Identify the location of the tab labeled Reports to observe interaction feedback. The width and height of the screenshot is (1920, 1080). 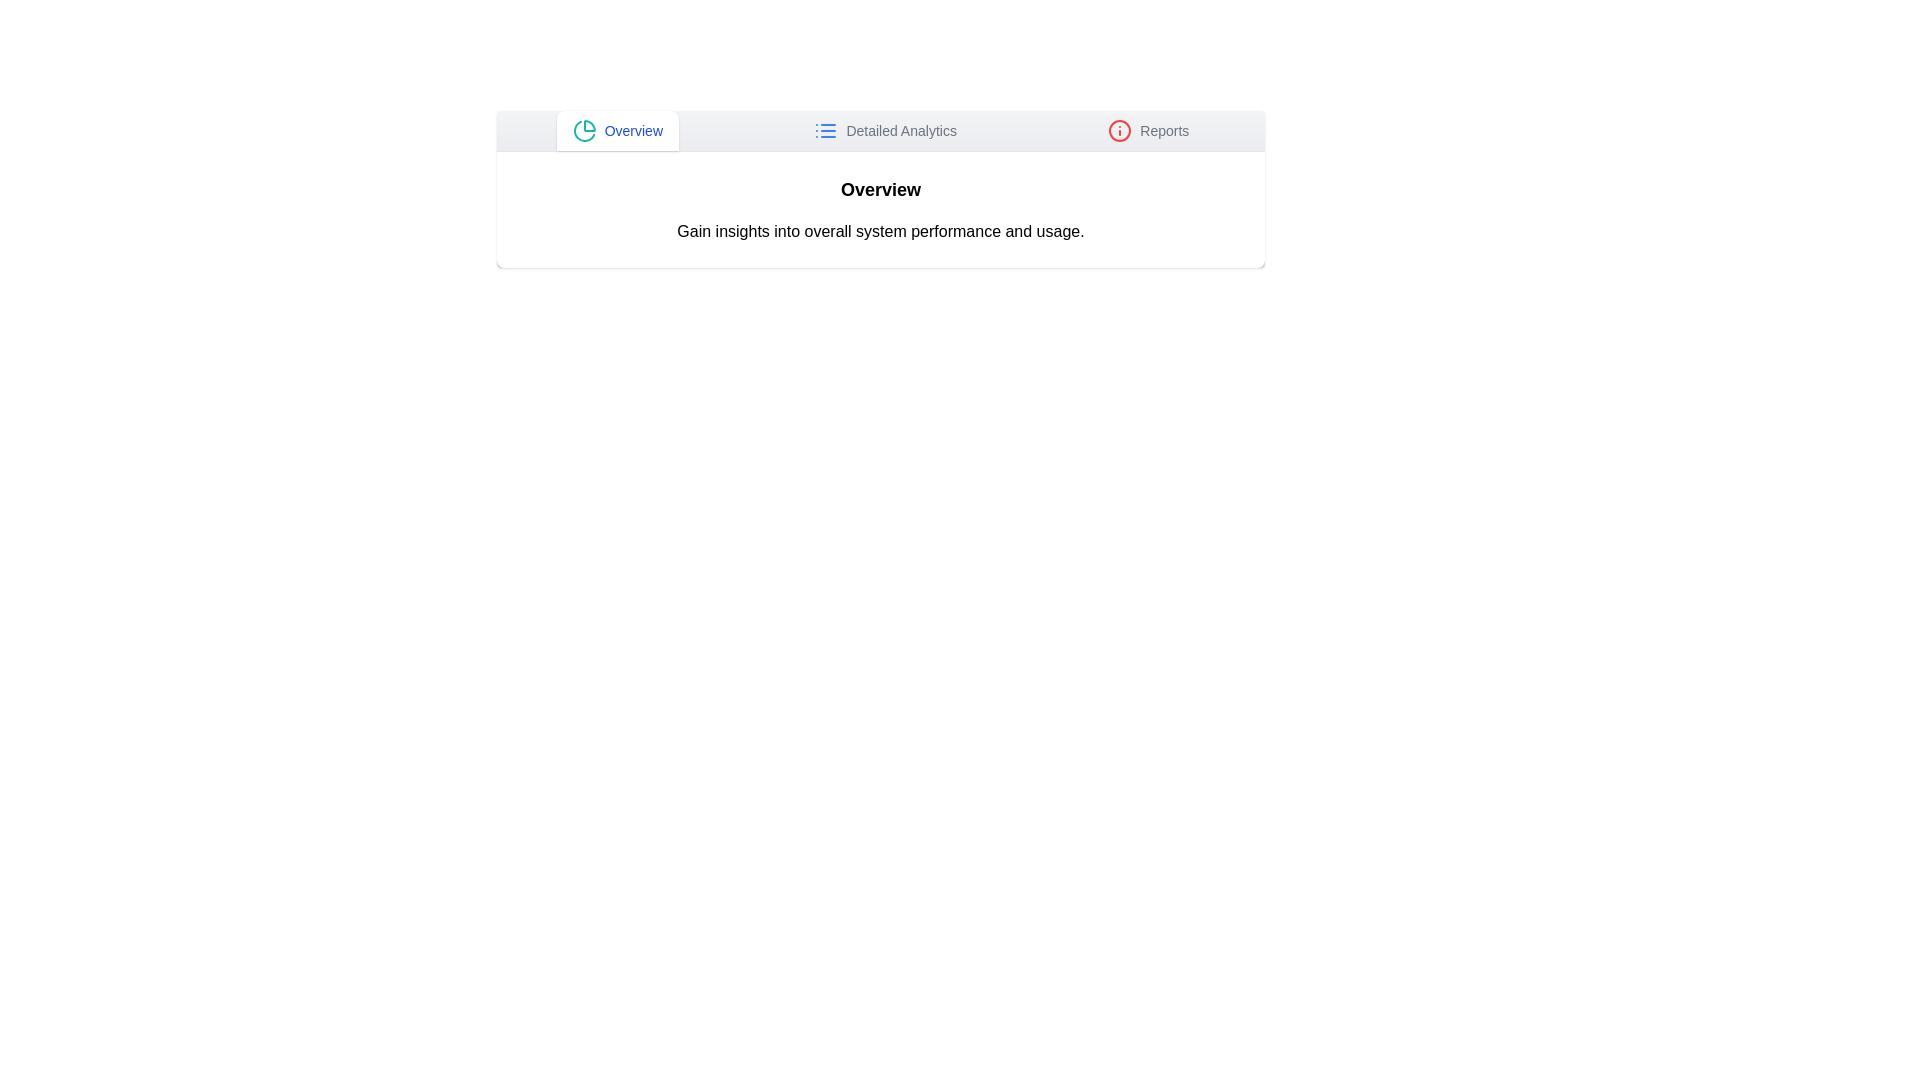
(1148, 131).